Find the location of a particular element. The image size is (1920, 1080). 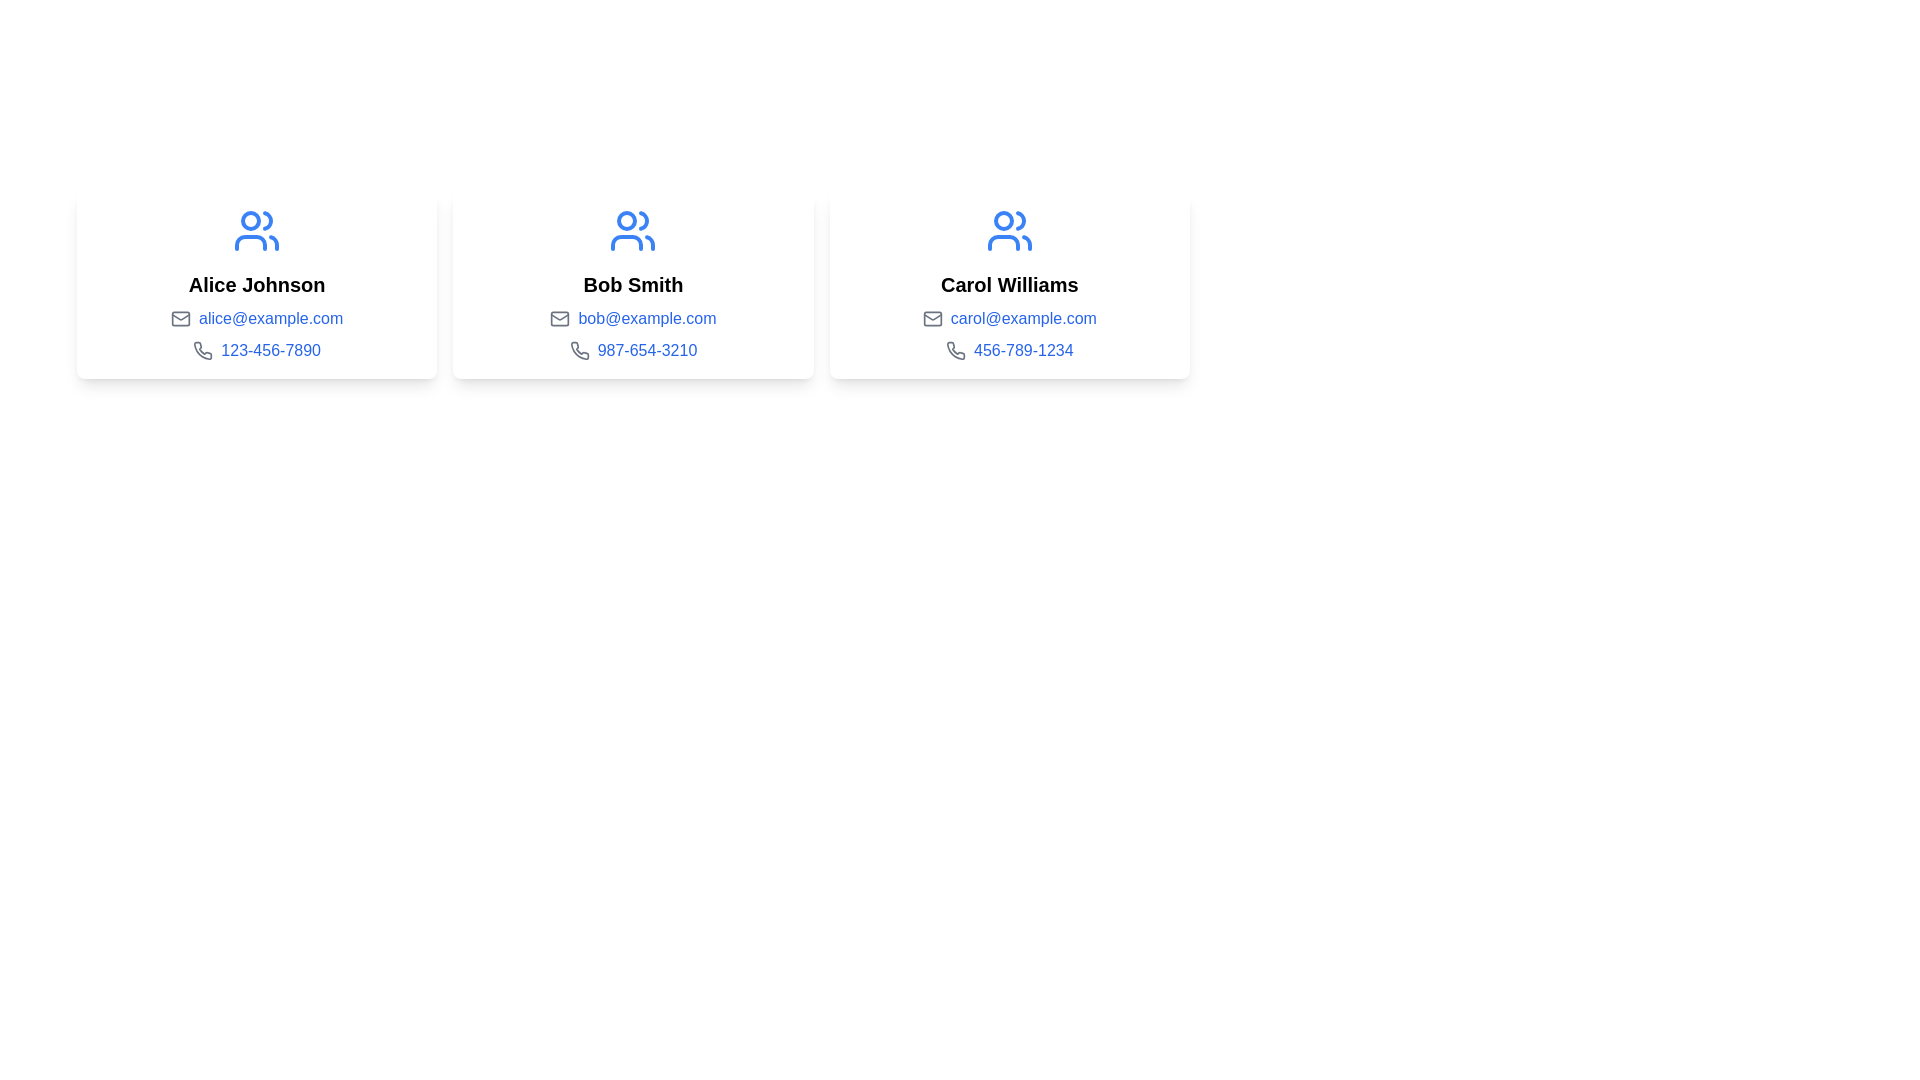

the telephone hyperlink for 'Bob Smith' is located at coordinates (632, 350).